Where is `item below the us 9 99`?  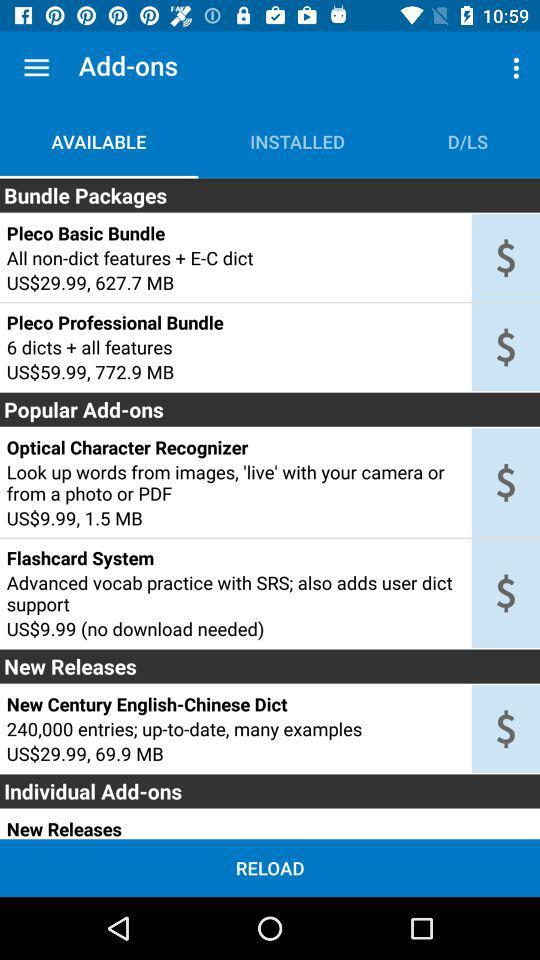
item below the us 9 99 is located at coordinates (234, 558).